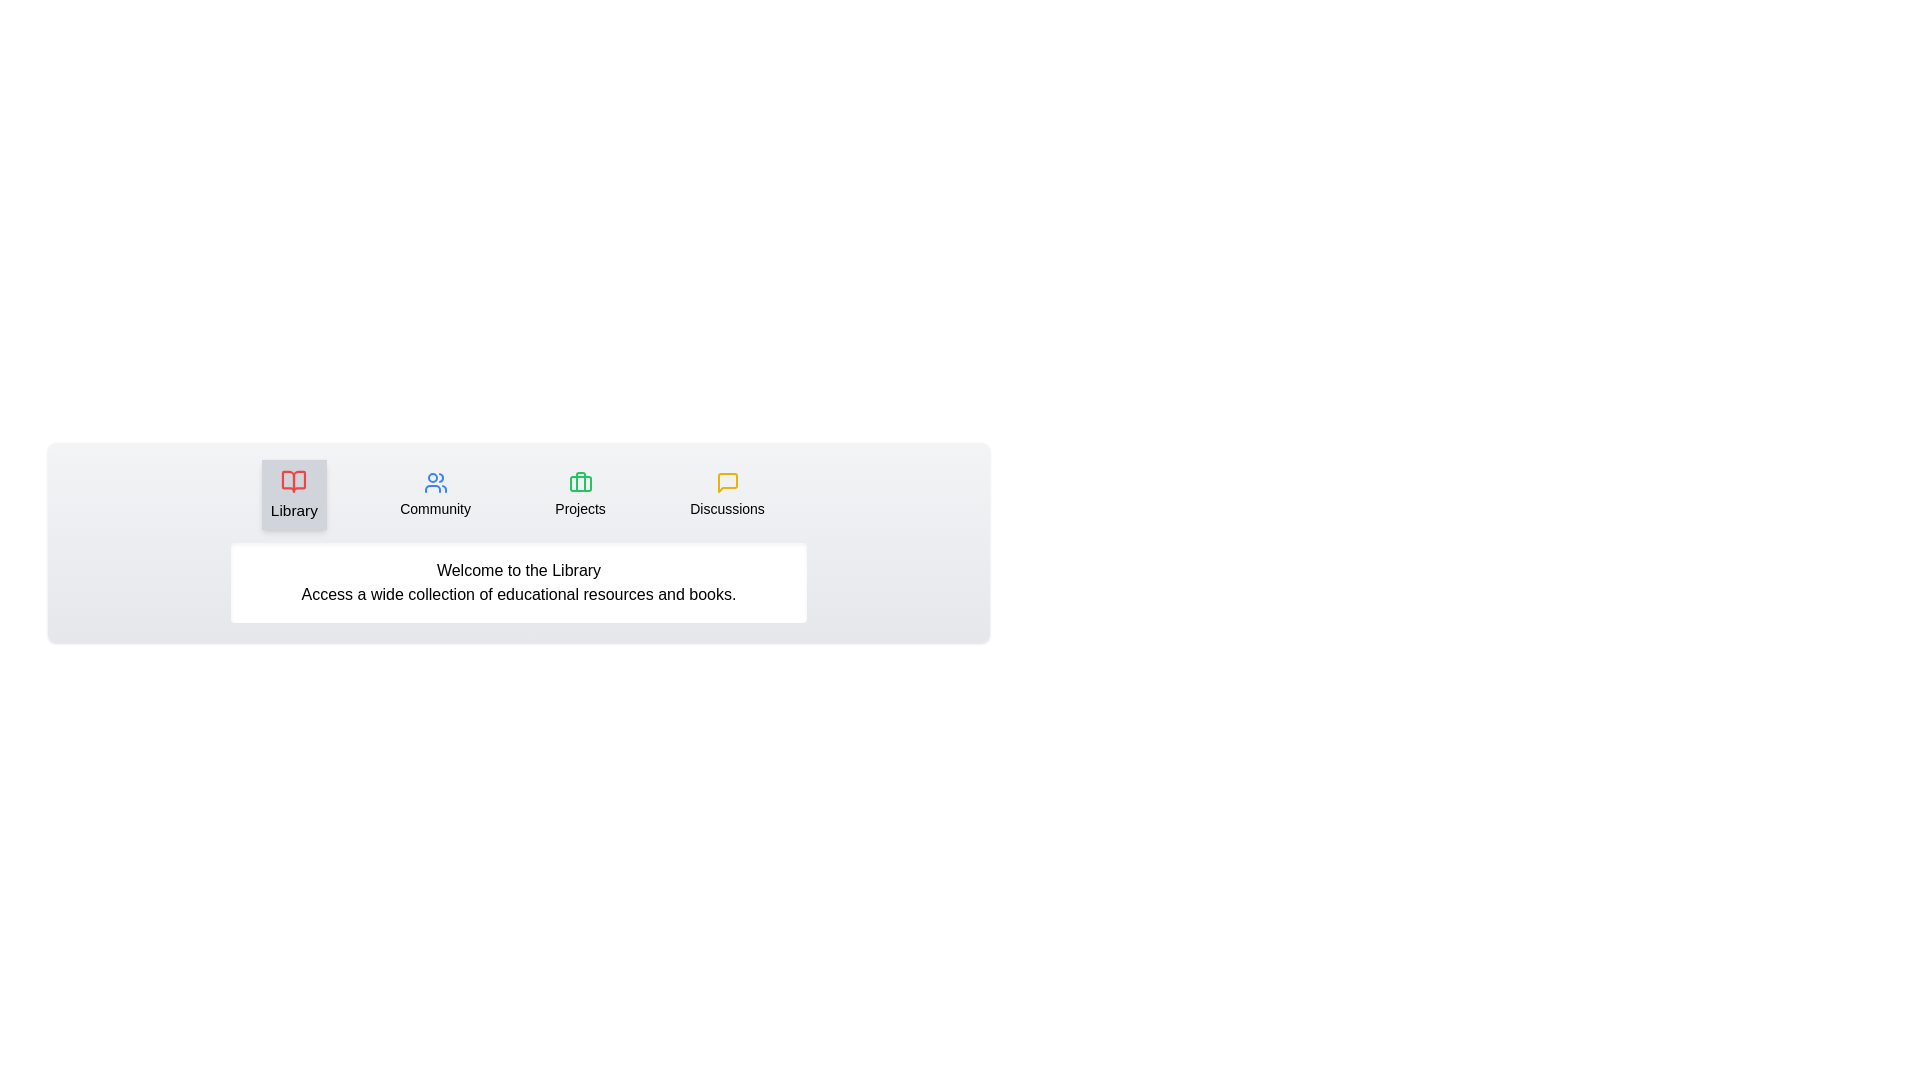 This screenshot has height=1080, width=1920. Describe the element at coordinates (434, 508) in the screenshot. I see `the 'Community' text label, which is the second element in the navigation bar, providing context for the associated icon of people` at that location.